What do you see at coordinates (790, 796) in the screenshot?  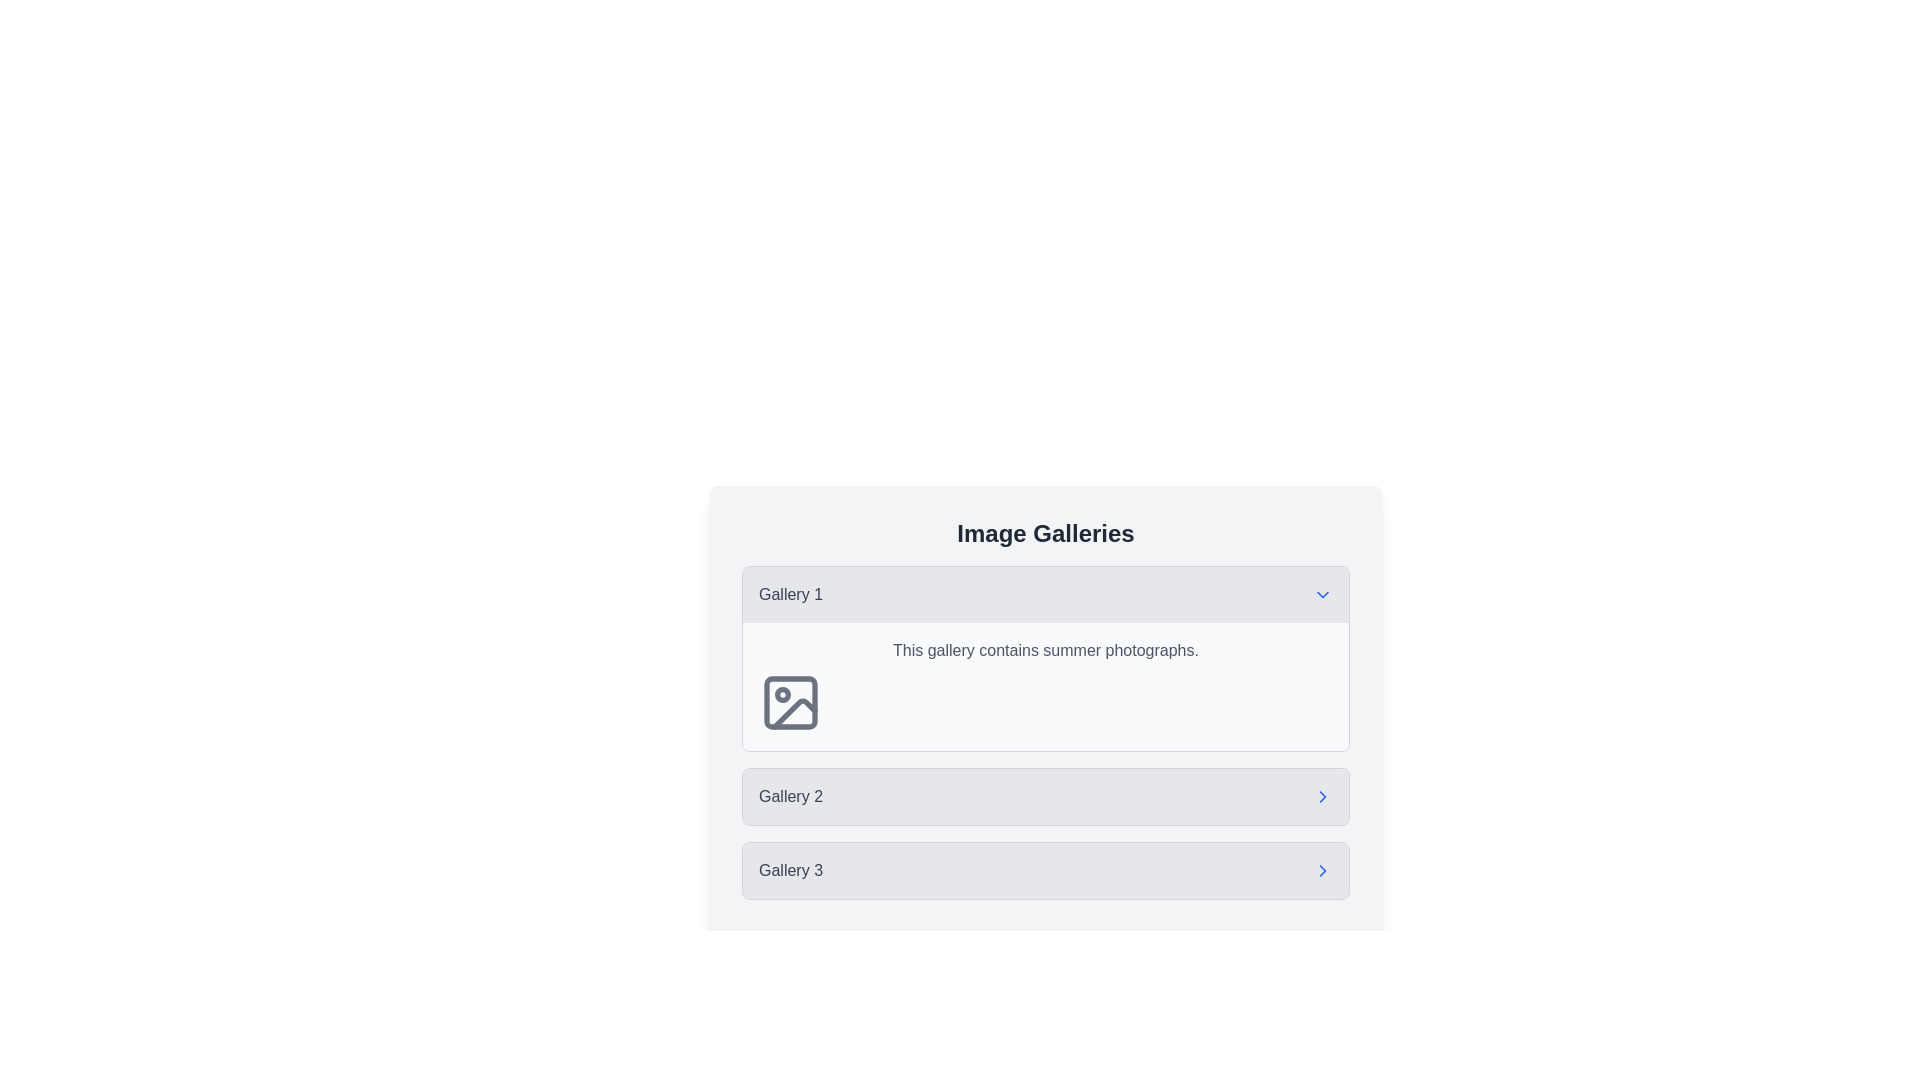 I see `the text label that serves as a title or identifier for its section` at bounding box center [790, 796].